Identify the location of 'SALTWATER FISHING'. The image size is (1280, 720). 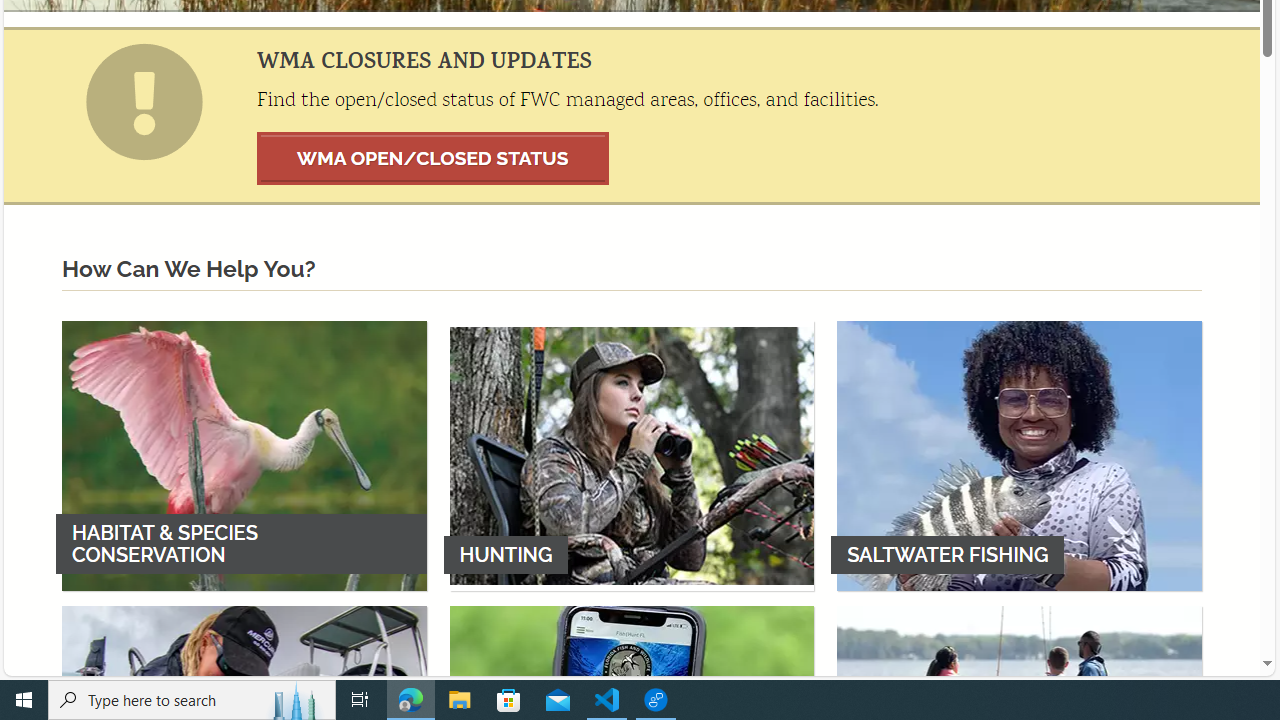
(1019, 455).